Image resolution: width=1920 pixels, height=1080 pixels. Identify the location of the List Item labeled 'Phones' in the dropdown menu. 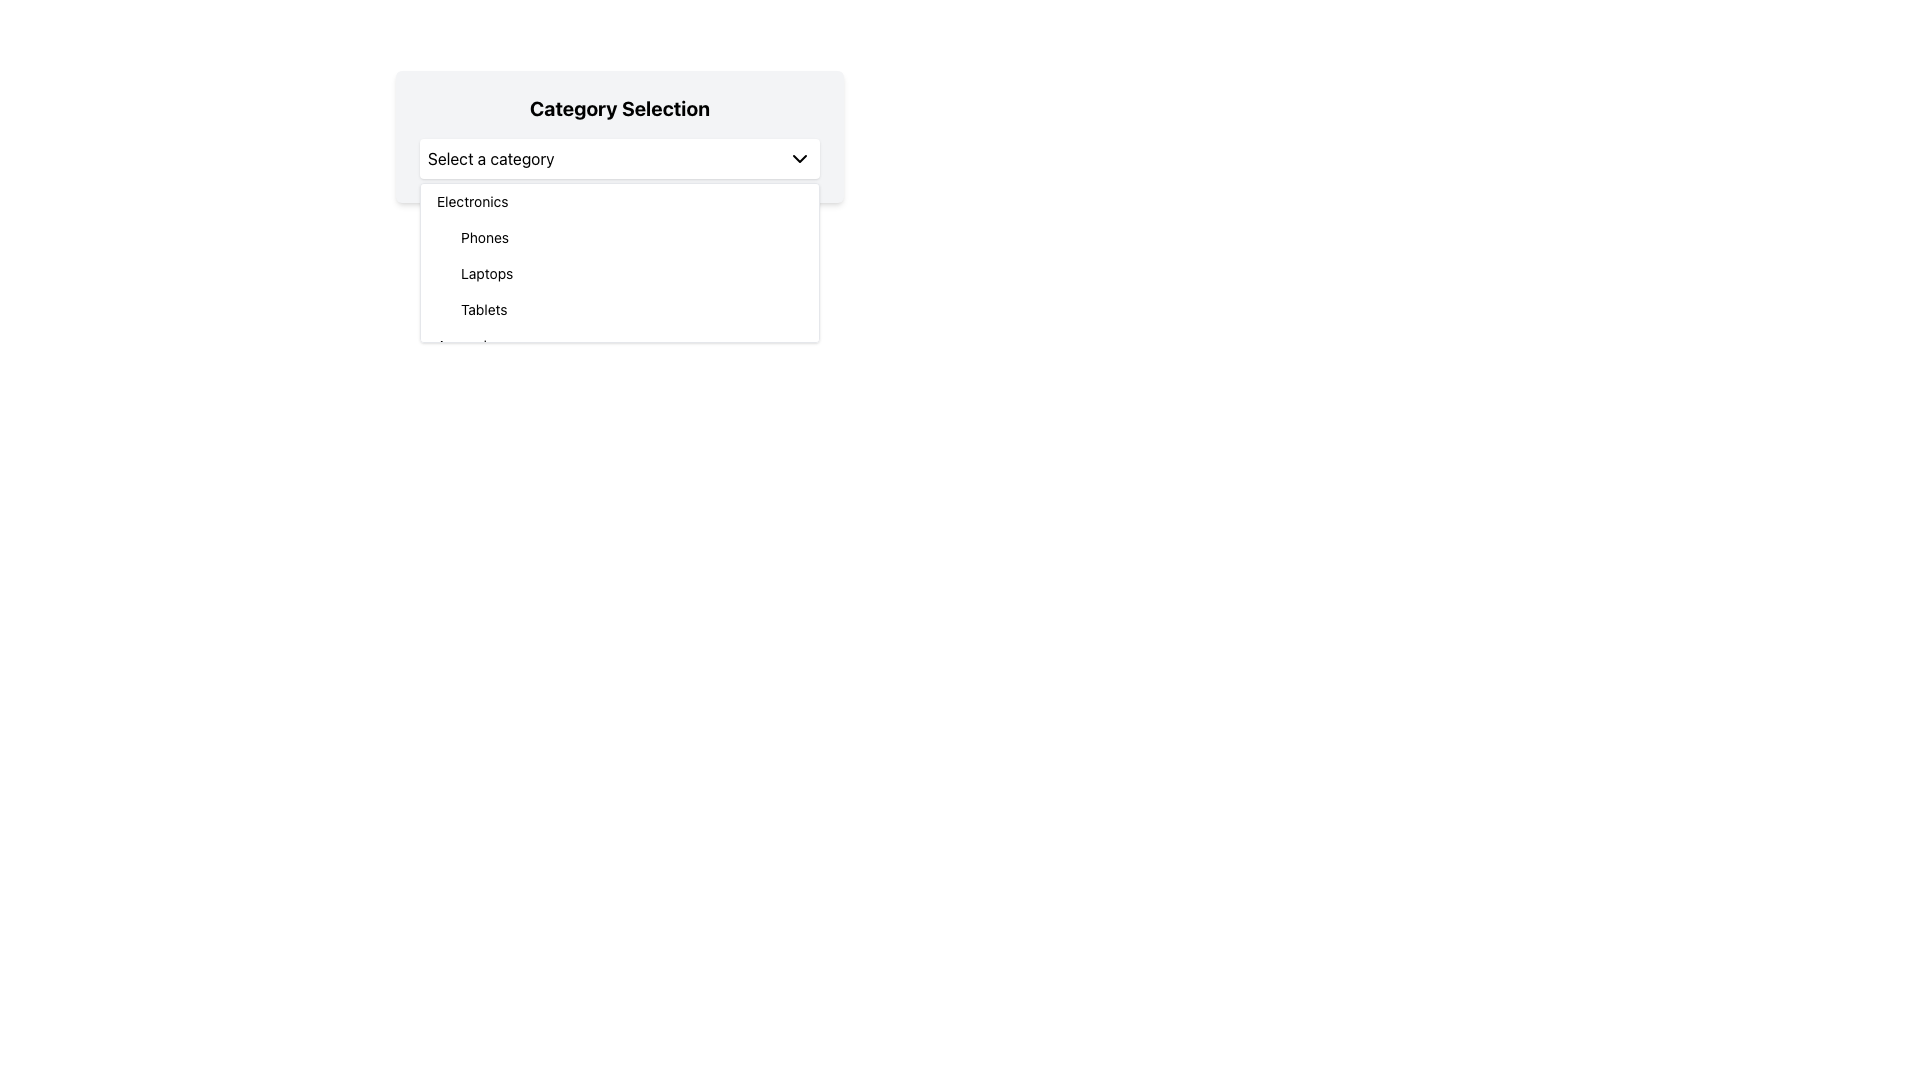
(631, 237).